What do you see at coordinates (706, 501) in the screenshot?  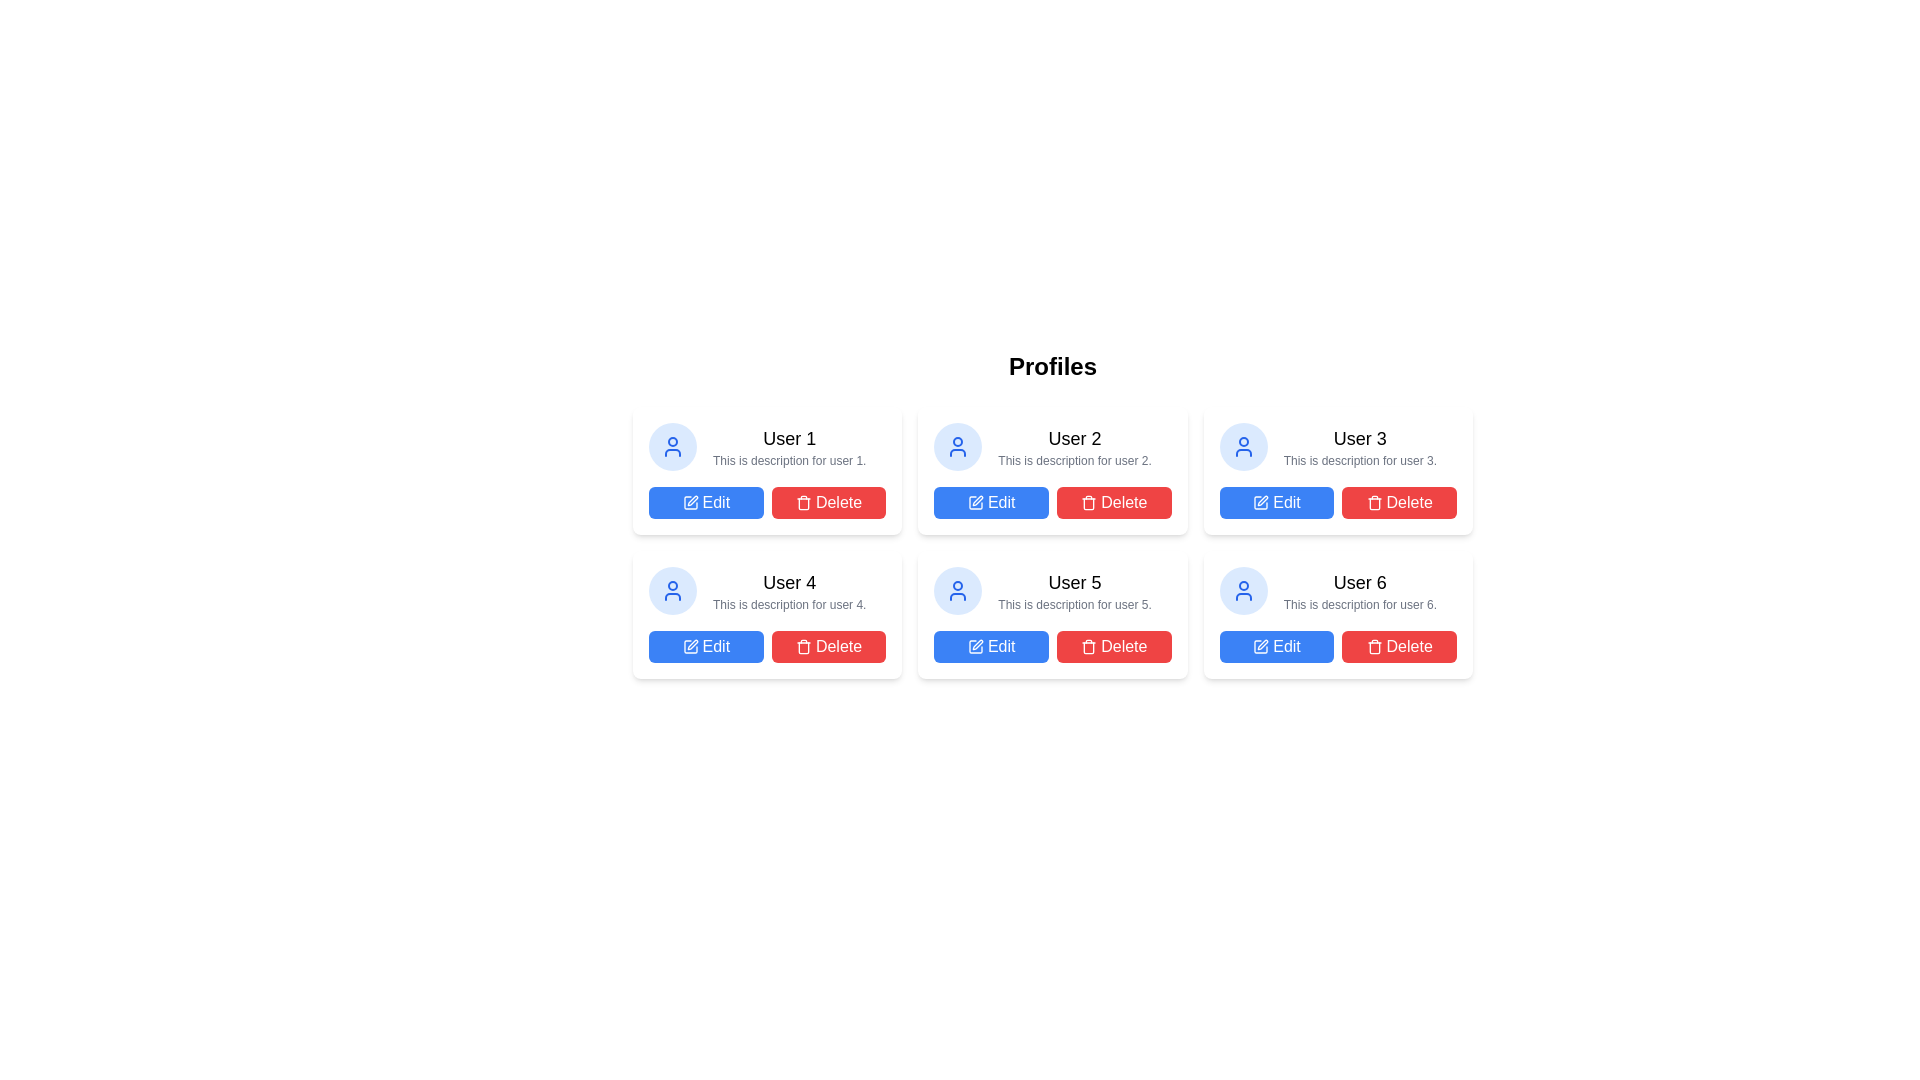 I see `the 'Edit' button, which is a rectangular button with rounded corners, a blue background, and white text, located in the first row and first column of the grid of user profile cards` at bounding box center [706, 501].